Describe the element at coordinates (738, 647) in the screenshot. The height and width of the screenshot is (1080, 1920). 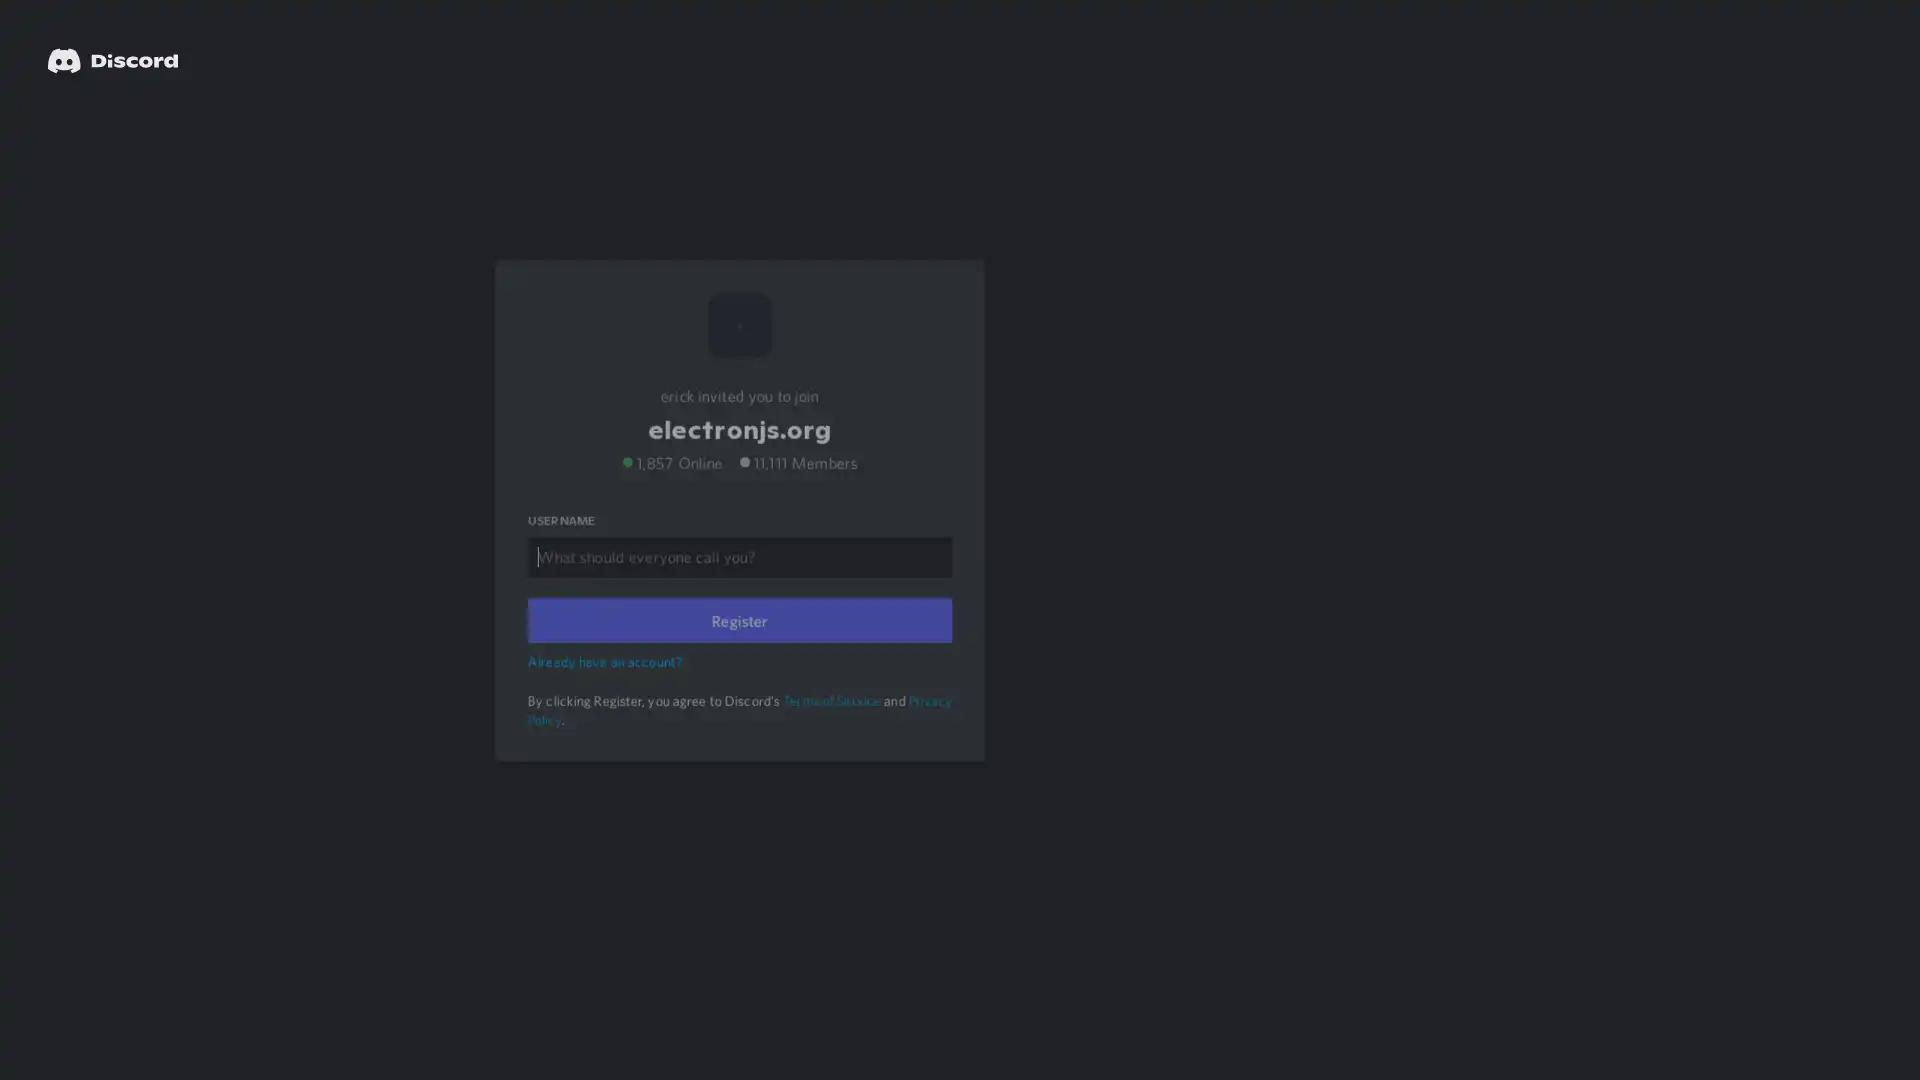
I see `Register` at that location.